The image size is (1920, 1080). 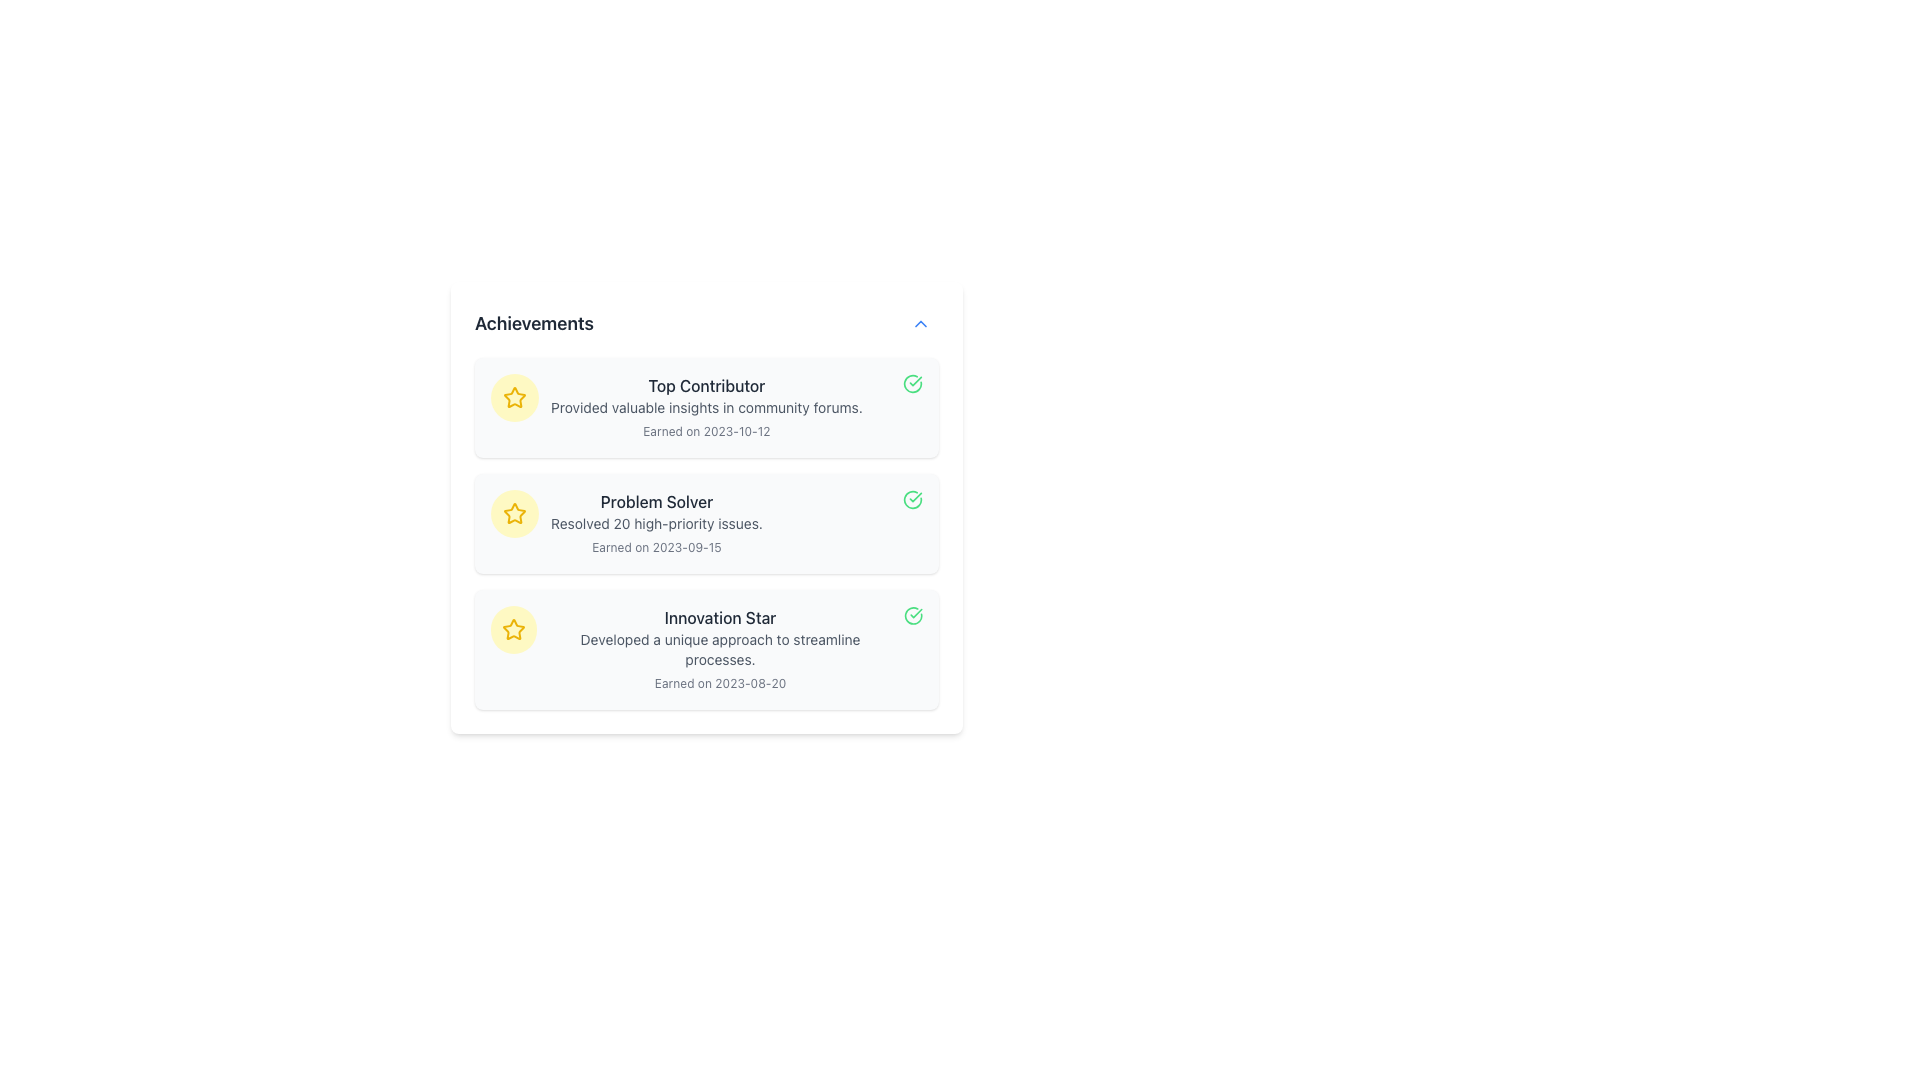 What do you see at coordinates (534, 323) in the screenshot?
I see `the 'Achievements' header label located in the upper-left of its section, summarizing the content below it` at bounding box center [534, 323].